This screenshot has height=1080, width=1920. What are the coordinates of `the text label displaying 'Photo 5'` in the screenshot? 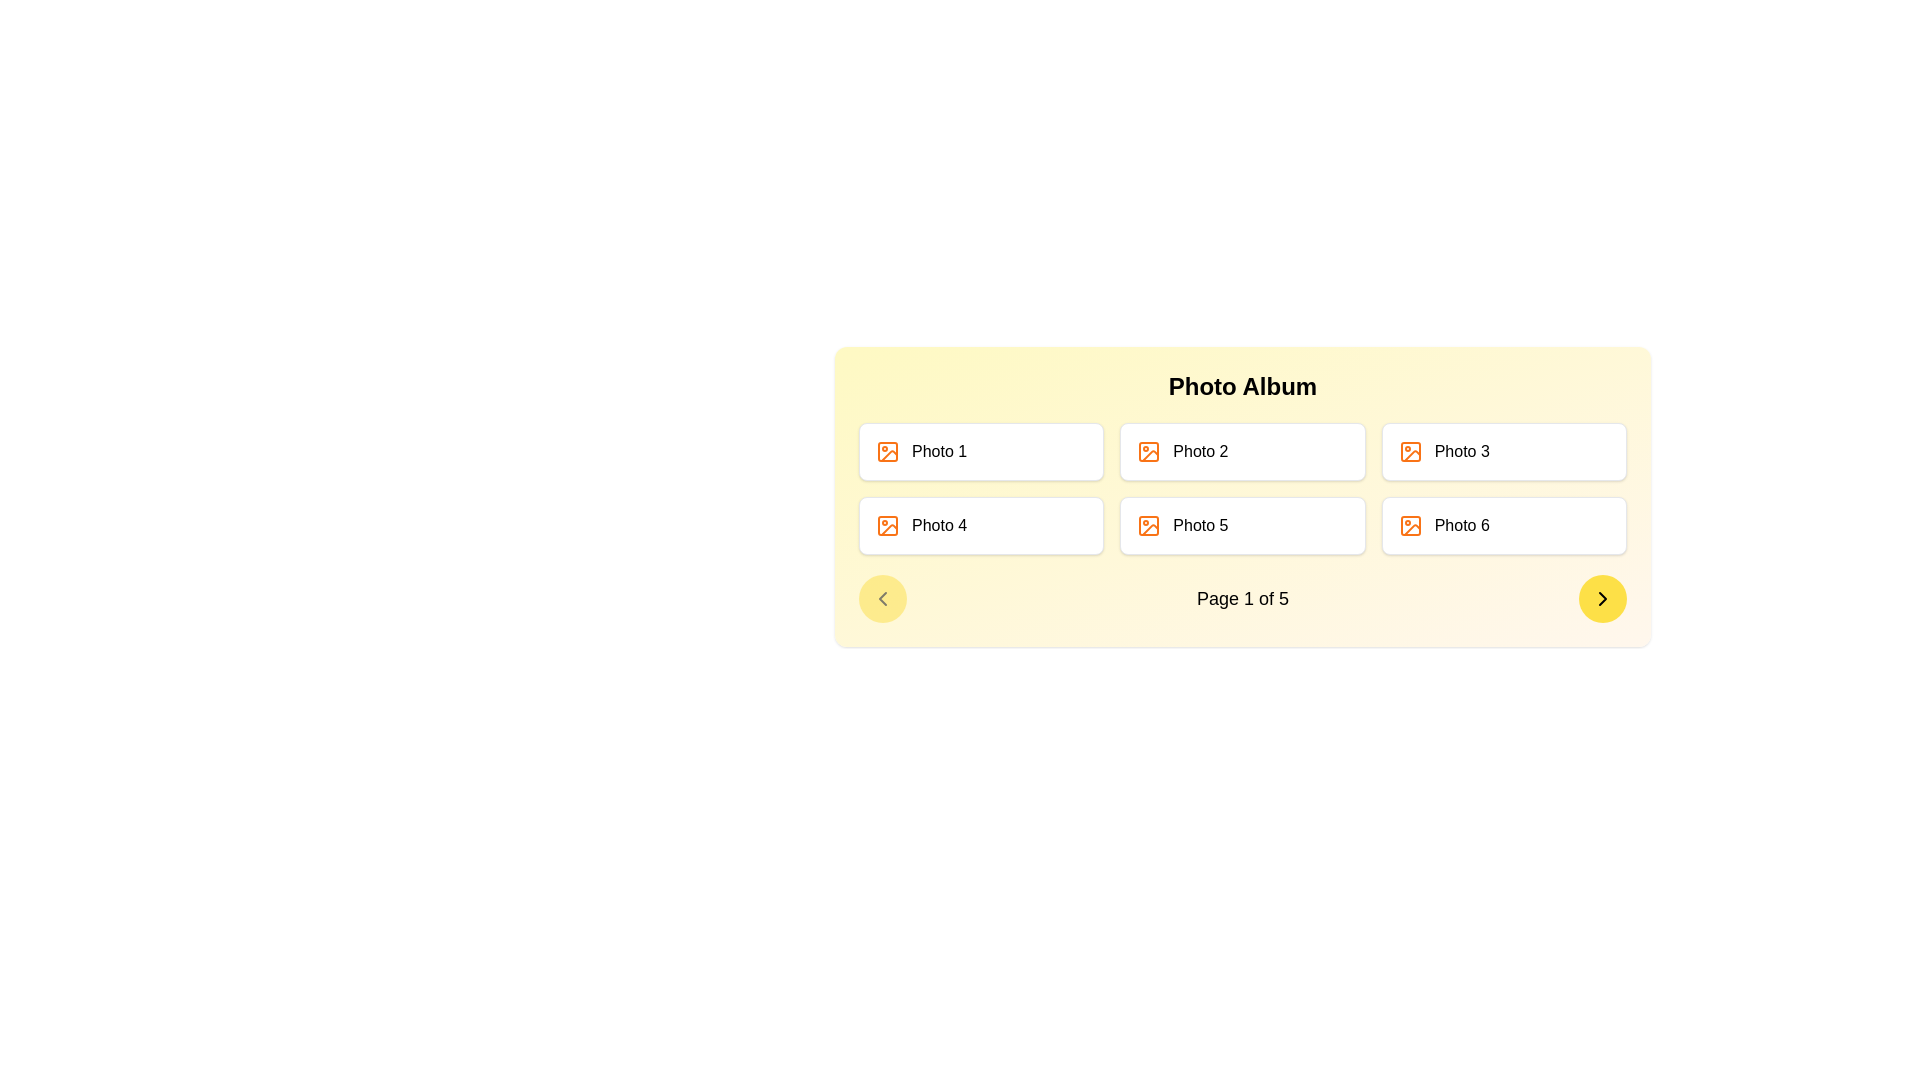 It's located at (1200, 524).